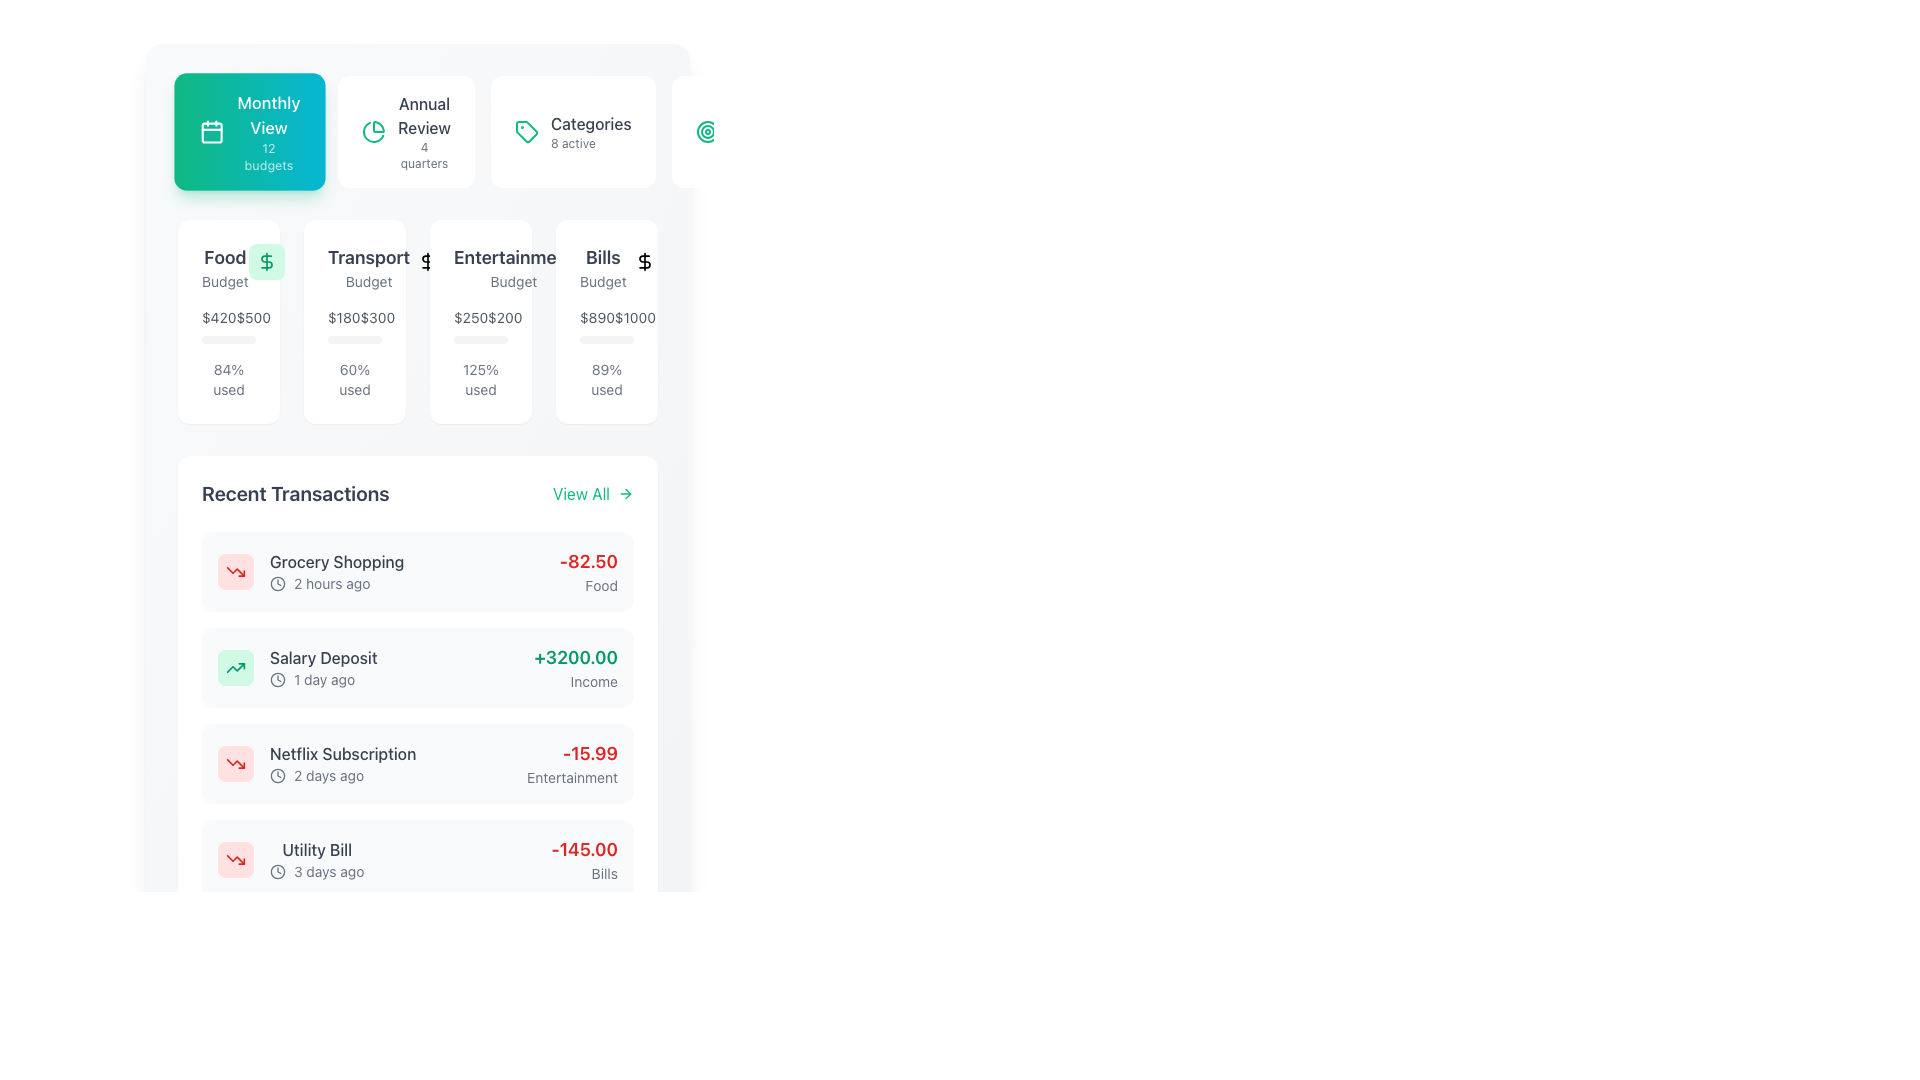 This screenshot has width=1920, height=1080. Describe the element at coordinates (605, 266) in the screenshot. I see `the text label element titled 'Bills' which is styled in bold and larger font, located in the top row of the interface among budget category cards, specifically aligned to the rightmost position` at that location.